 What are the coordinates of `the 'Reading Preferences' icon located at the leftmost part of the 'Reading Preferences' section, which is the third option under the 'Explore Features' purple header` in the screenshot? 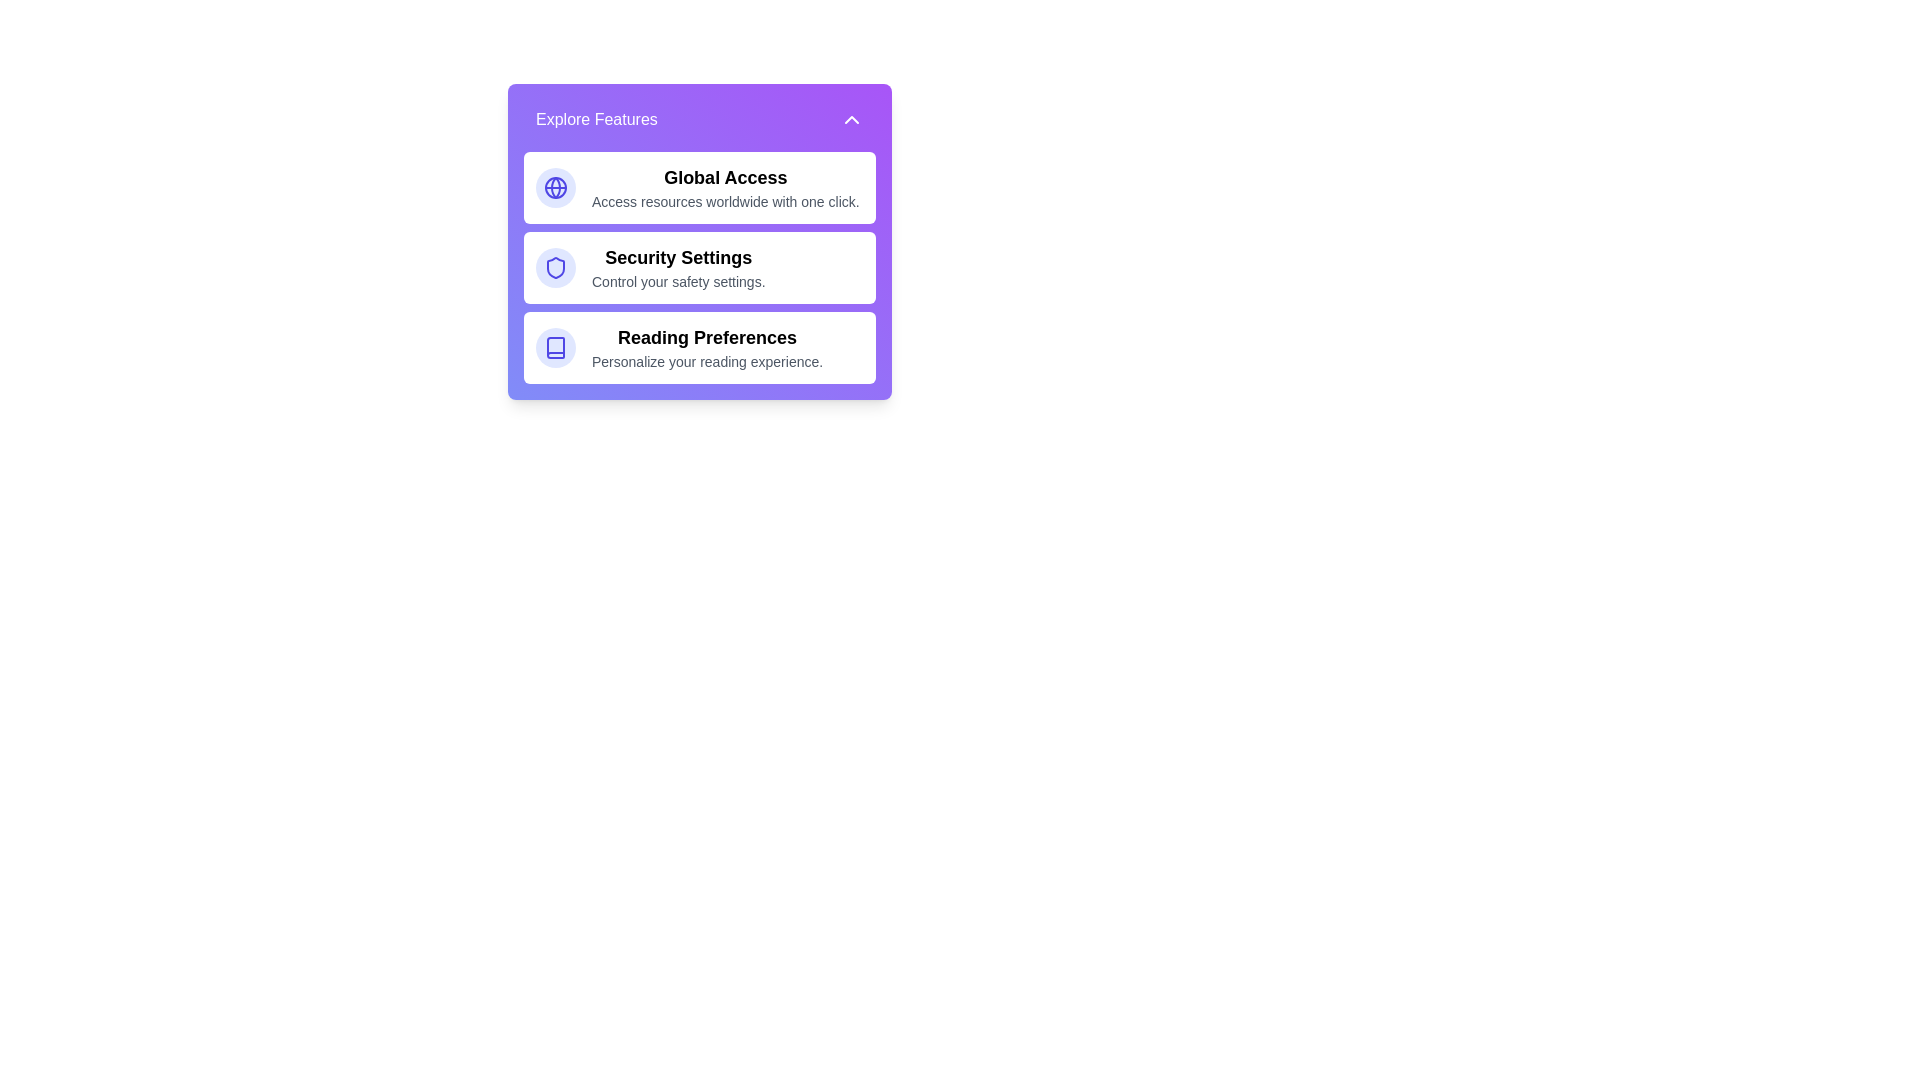 It's located at (556, 346).